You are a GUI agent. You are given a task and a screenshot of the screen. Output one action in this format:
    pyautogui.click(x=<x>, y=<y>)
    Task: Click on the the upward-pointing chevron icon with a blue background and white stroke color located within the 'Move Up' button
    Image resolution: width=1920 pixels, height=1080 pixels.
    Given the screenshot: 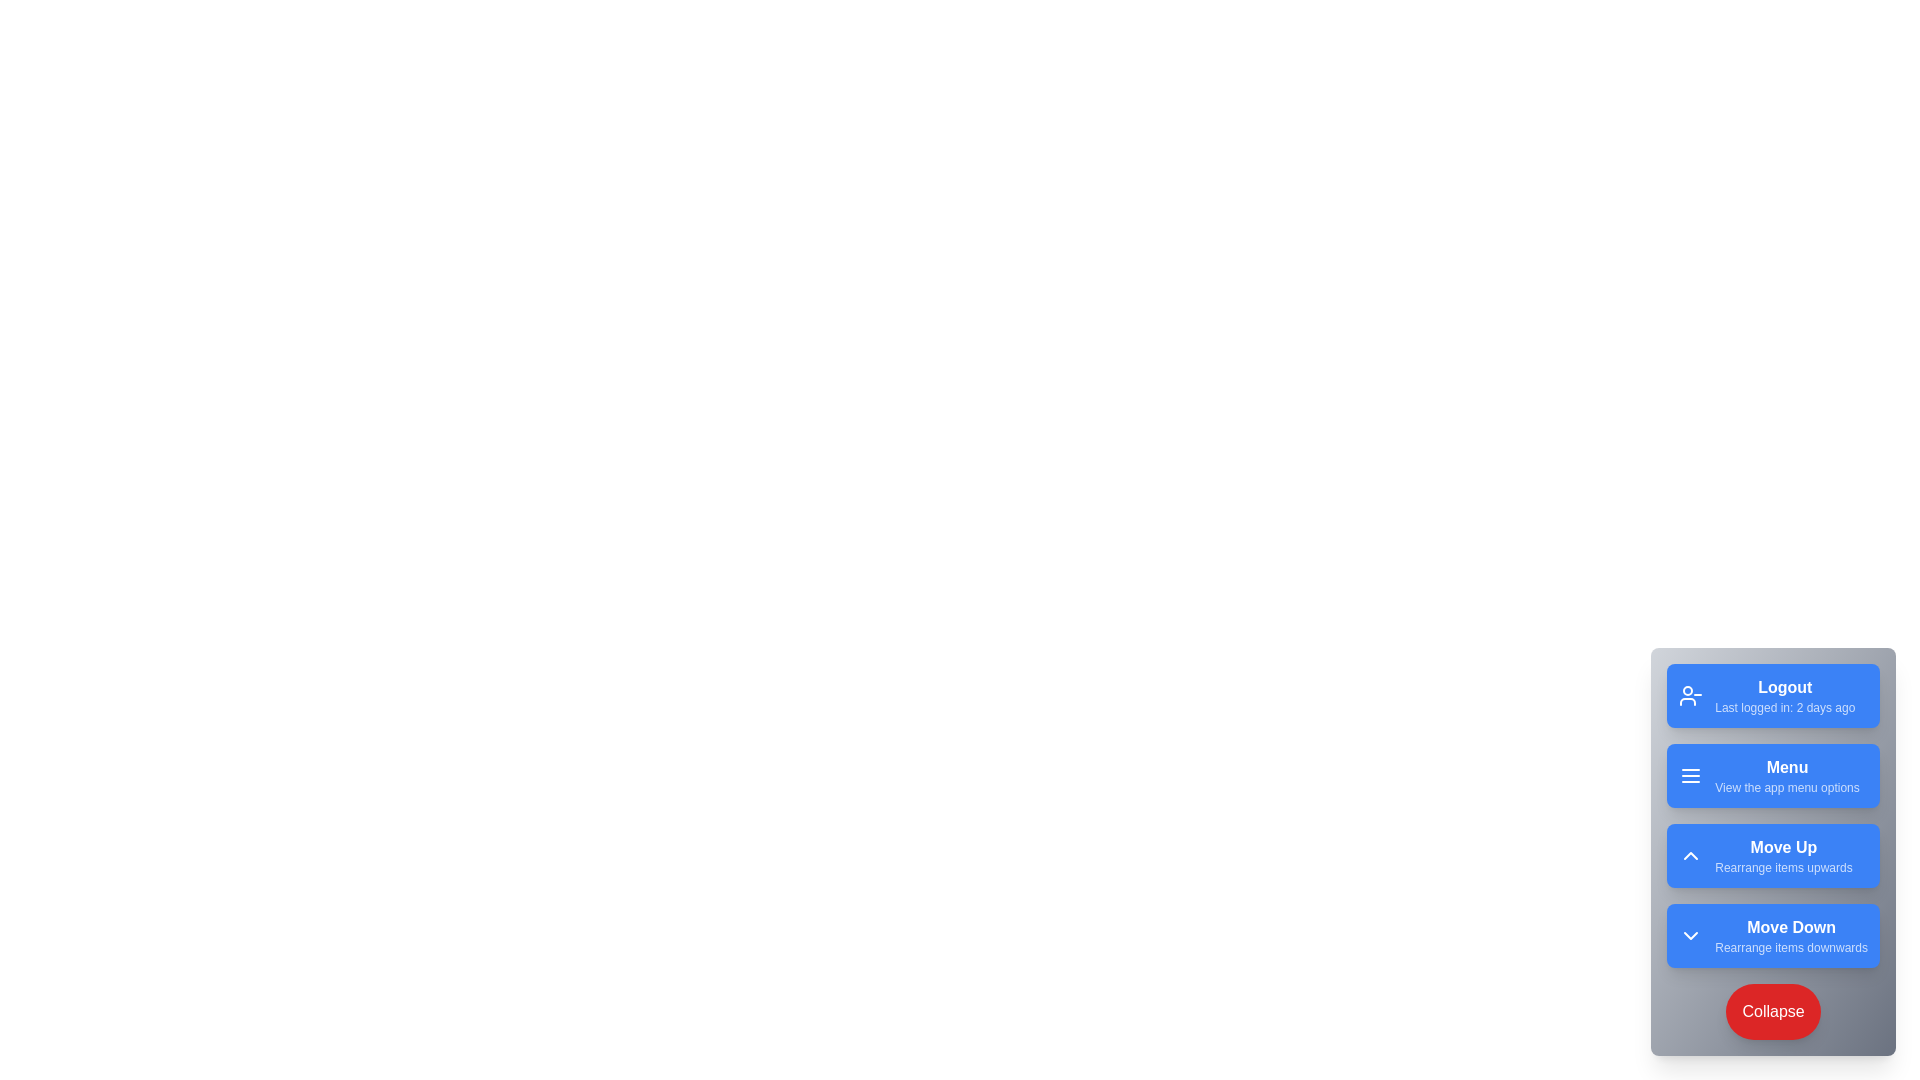 What is the action you would take?
    pyautogui.click(x=1690, y=855)
    